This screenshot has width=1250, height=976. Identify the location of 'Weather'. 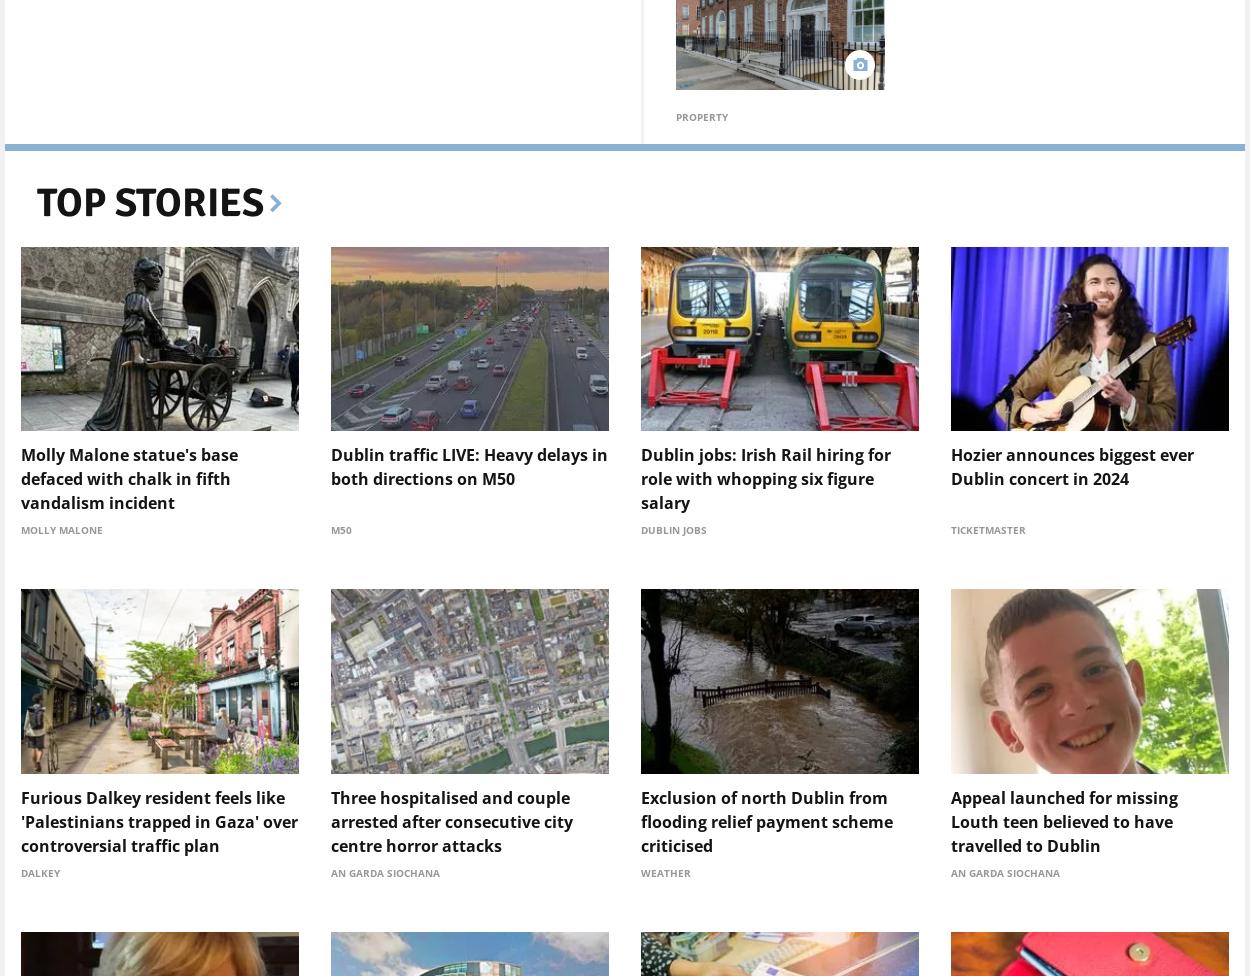
(666, 870).